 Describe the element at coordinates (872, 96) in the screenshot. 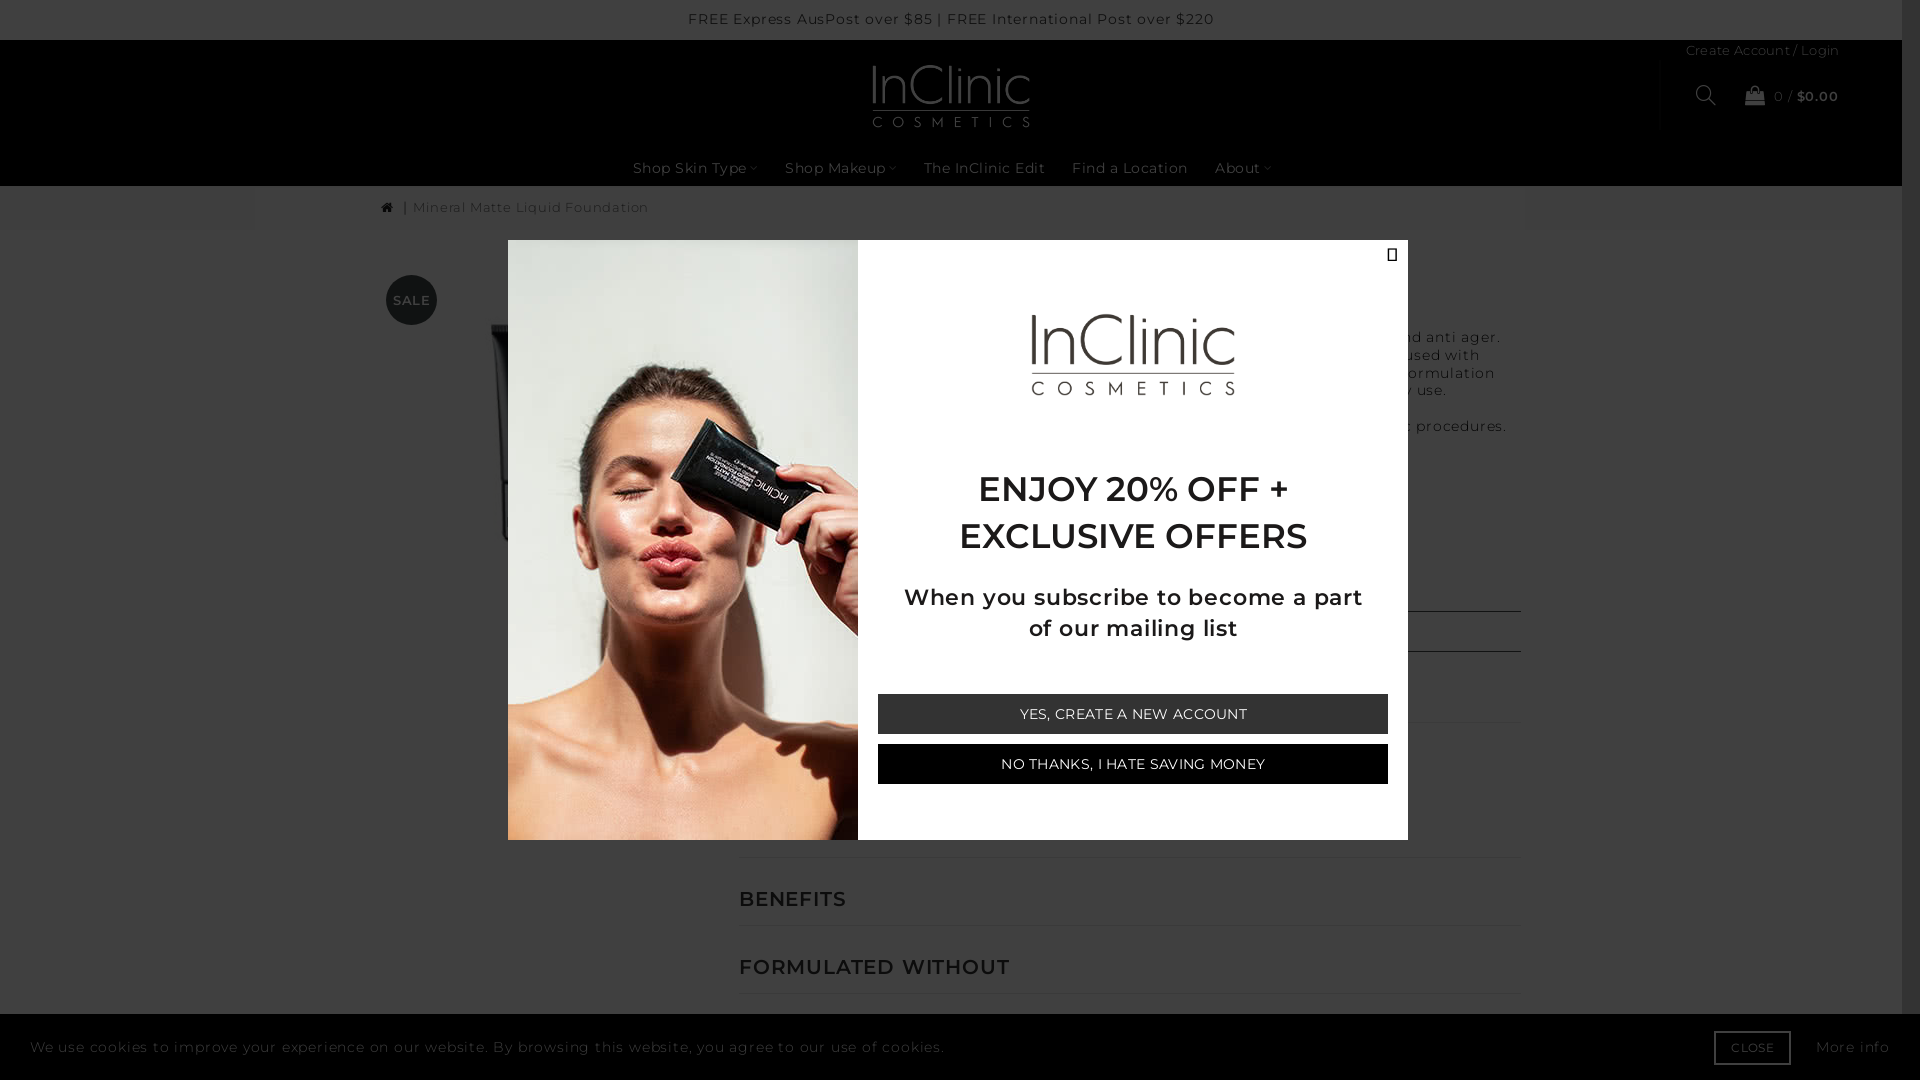

I see `'InClinic Cosmetics'` at that location.